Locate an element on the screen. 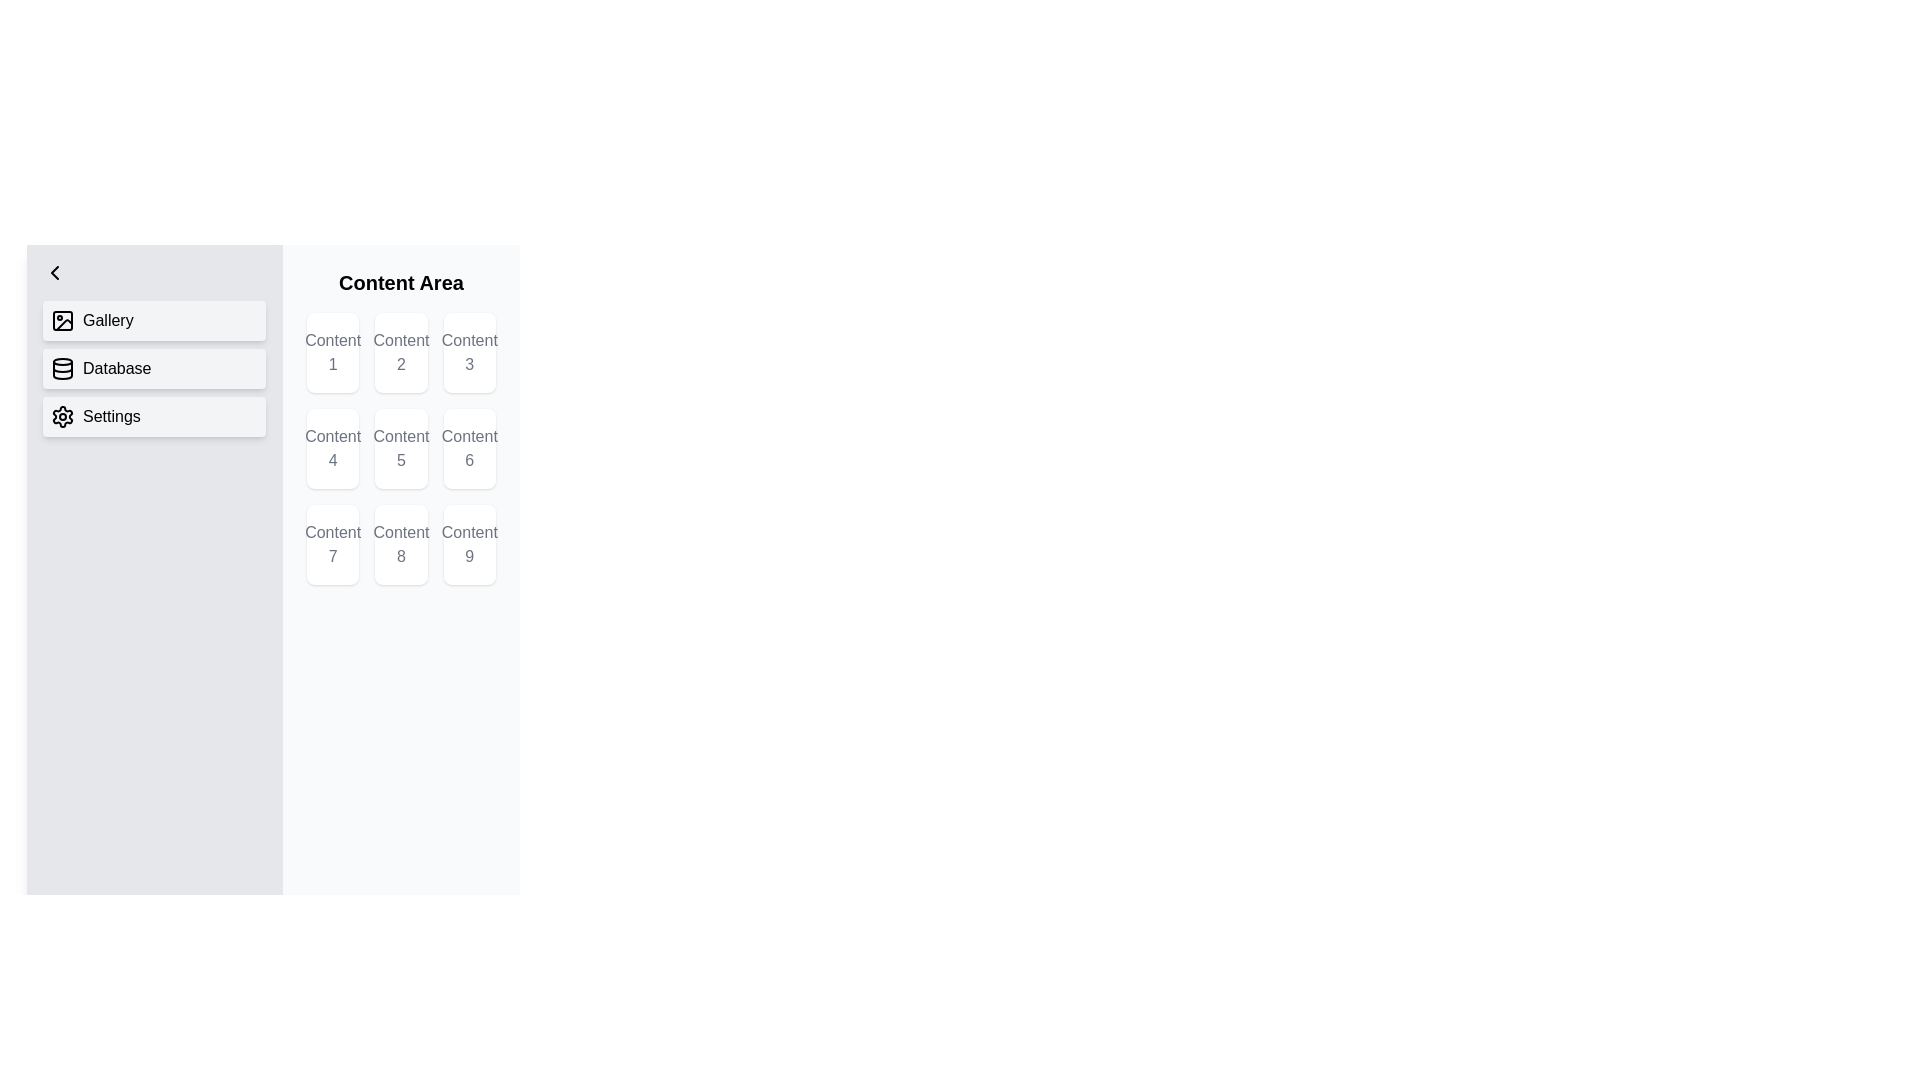 The width and height of the screenshot is (1920, 1080). the 'Database' text label within the button element located in the left sidebar is located at coordinates (116, 369).